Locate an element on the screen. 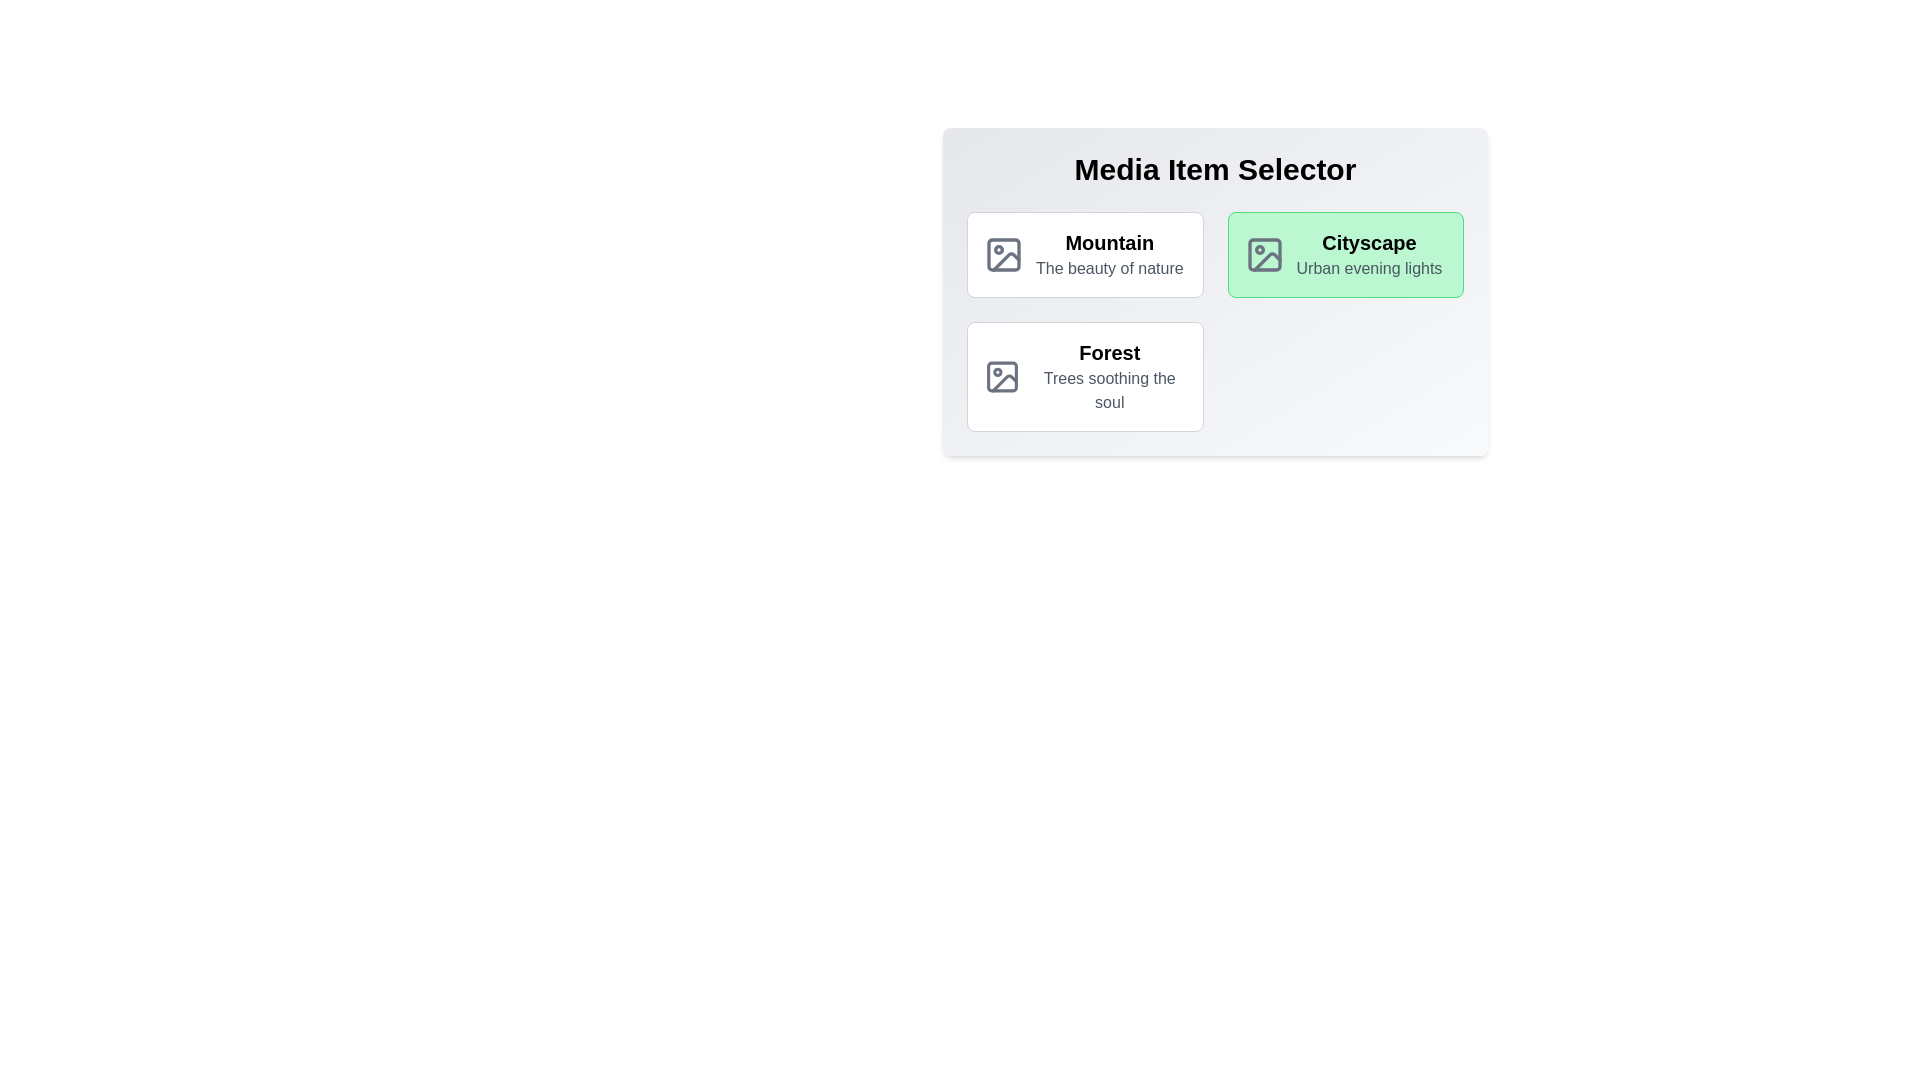  the media item Mountain to observe the scaling effect is located at coordinates (1084, 253).